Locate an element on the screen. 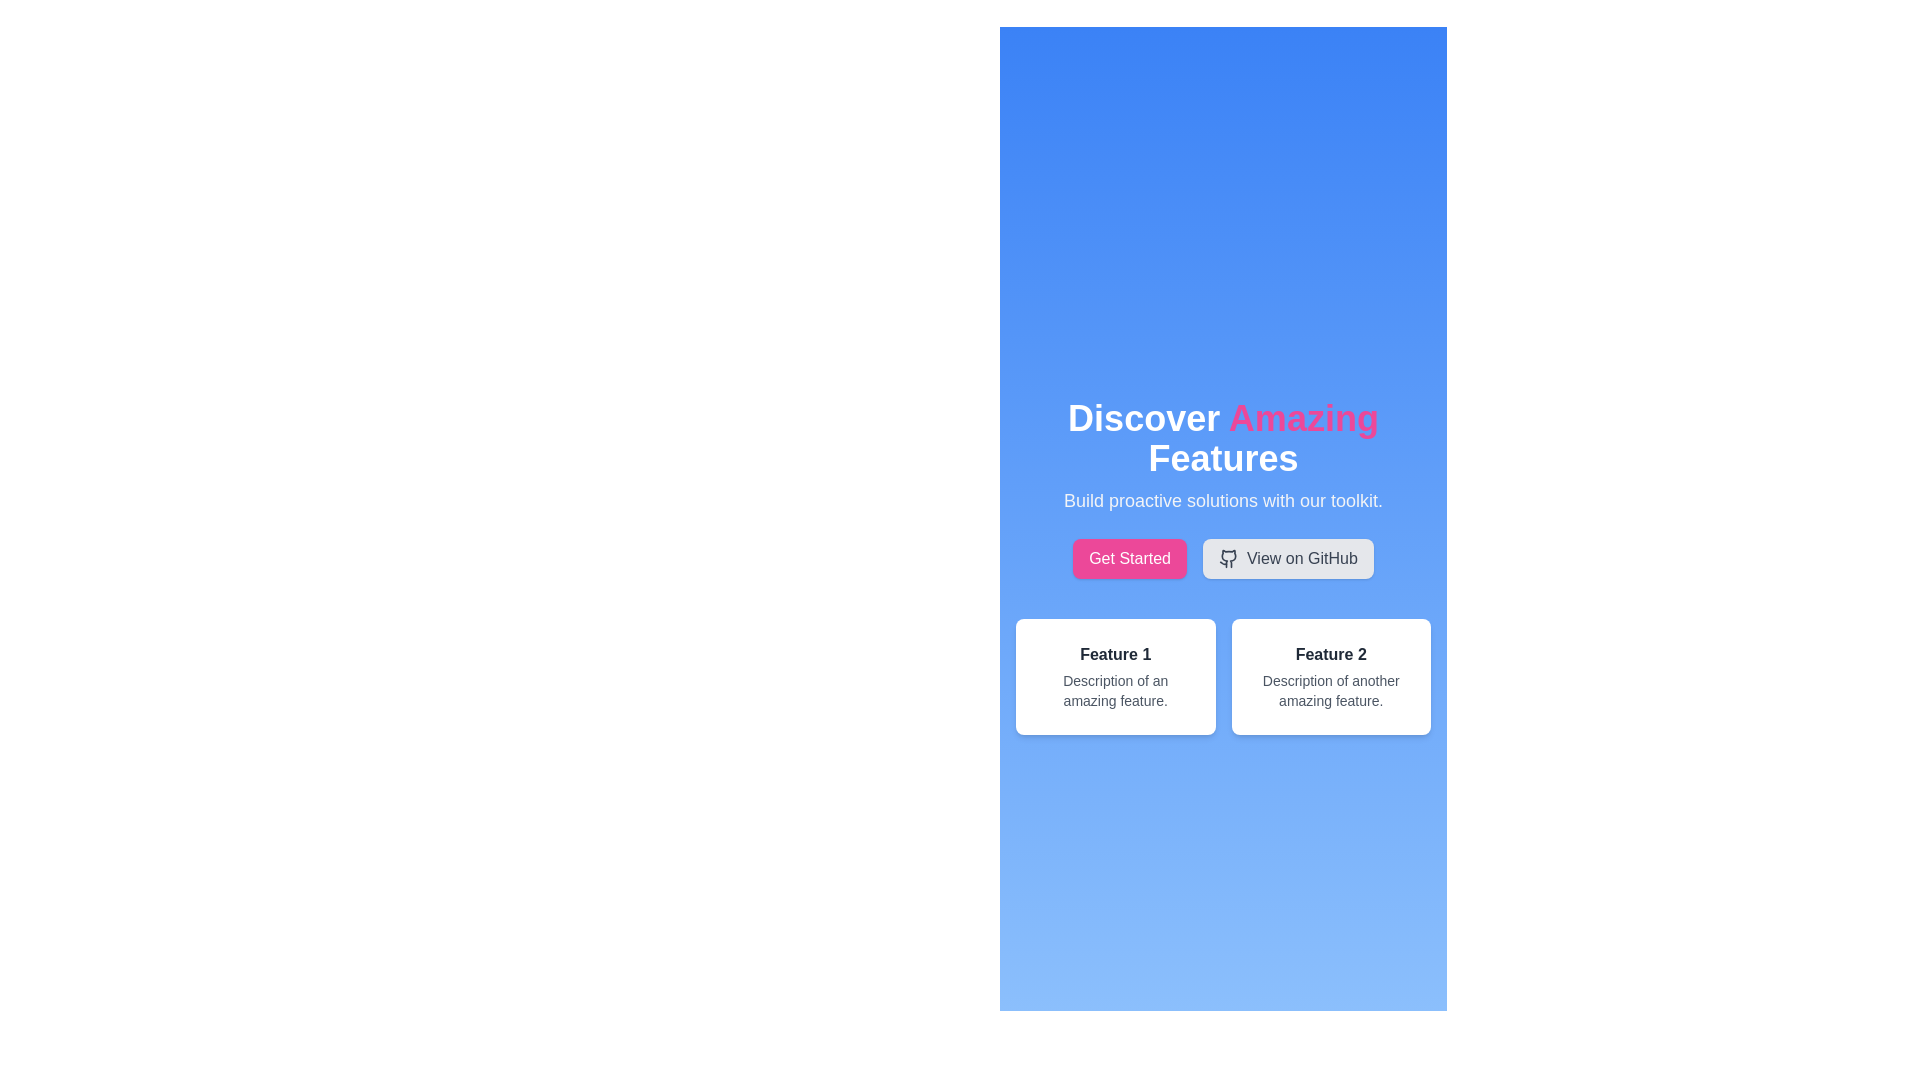 Image resolution: width=1920 pixels, height=1080 pixels. the text display element that reads 'Build proactive solutions with our toolkit.' which is styled with light-gray text on a blue background, located below the header 'Discover Amazing Features.' is located at coordinates (1222, 500).